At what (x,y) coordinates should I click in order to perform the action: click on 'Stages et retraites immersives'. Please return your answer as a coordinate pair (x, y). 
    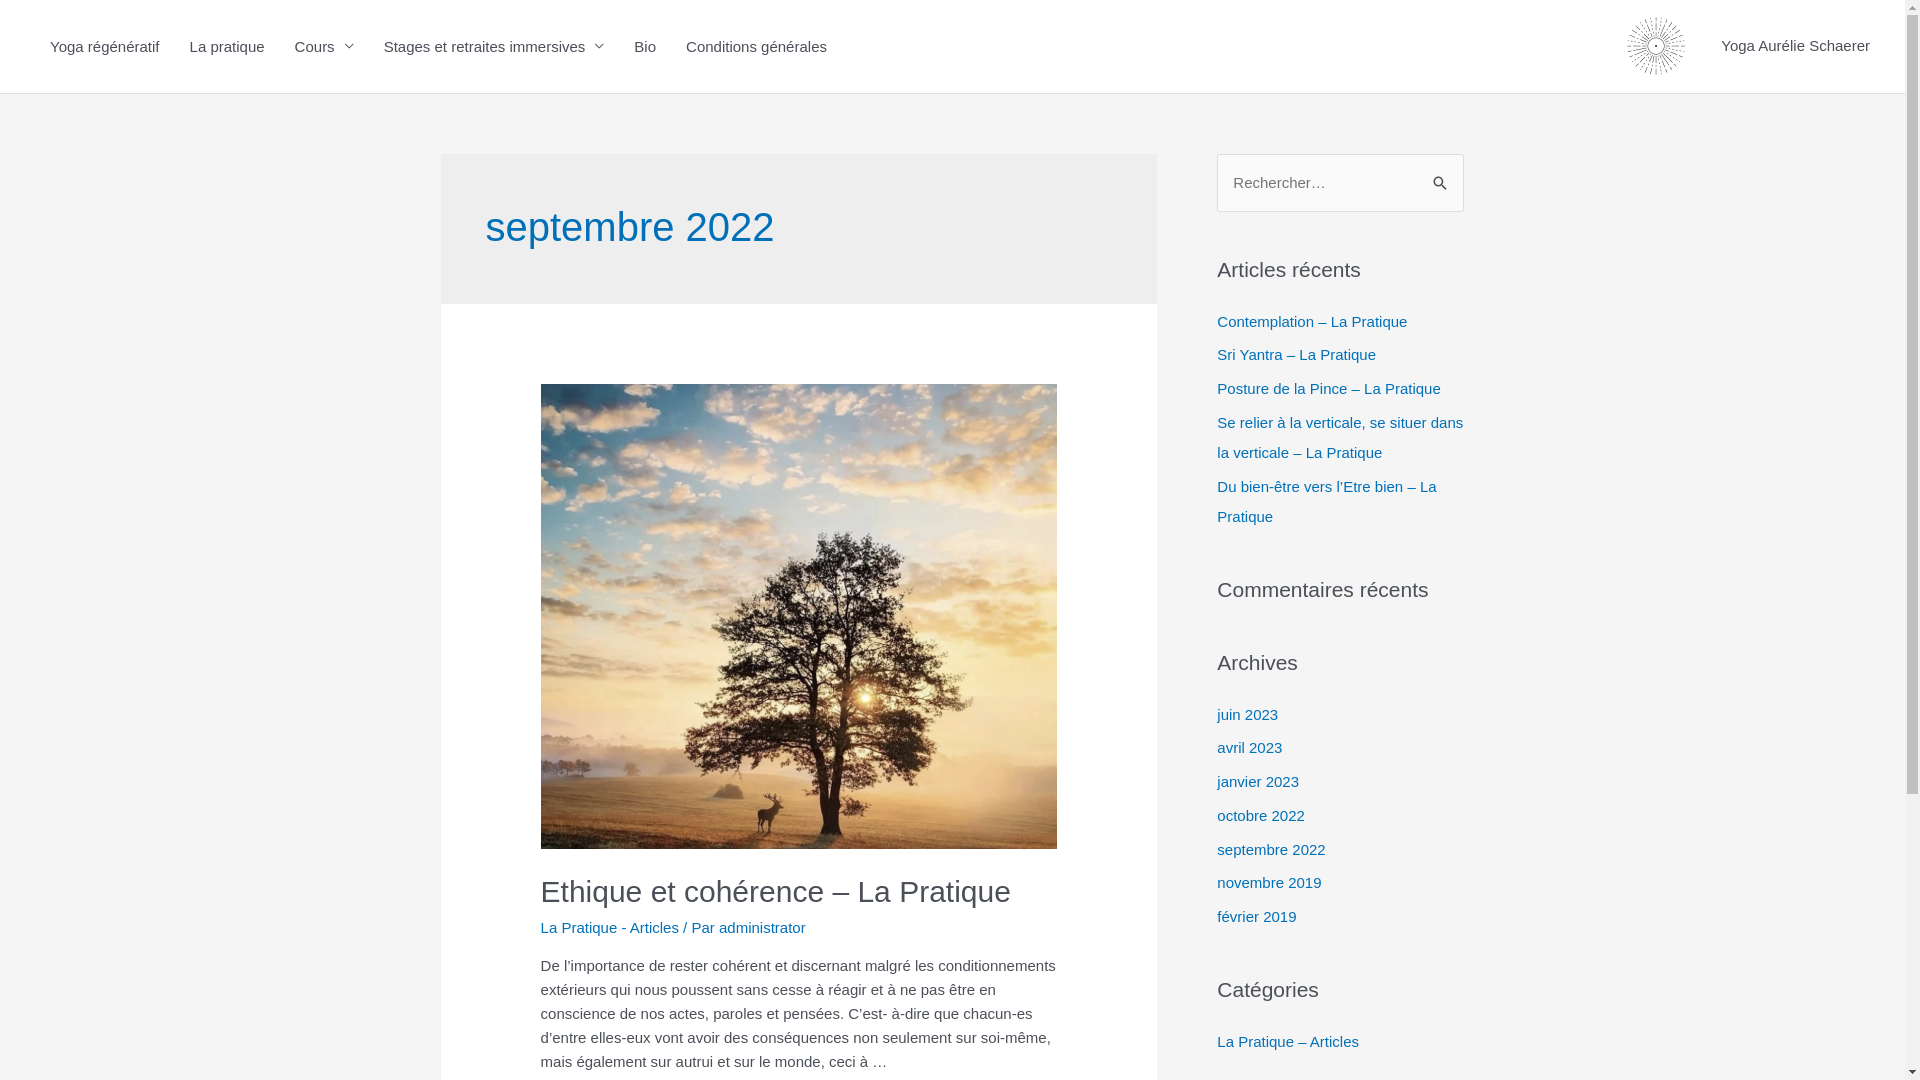
    Looking at the image, I should click on (369, 45).